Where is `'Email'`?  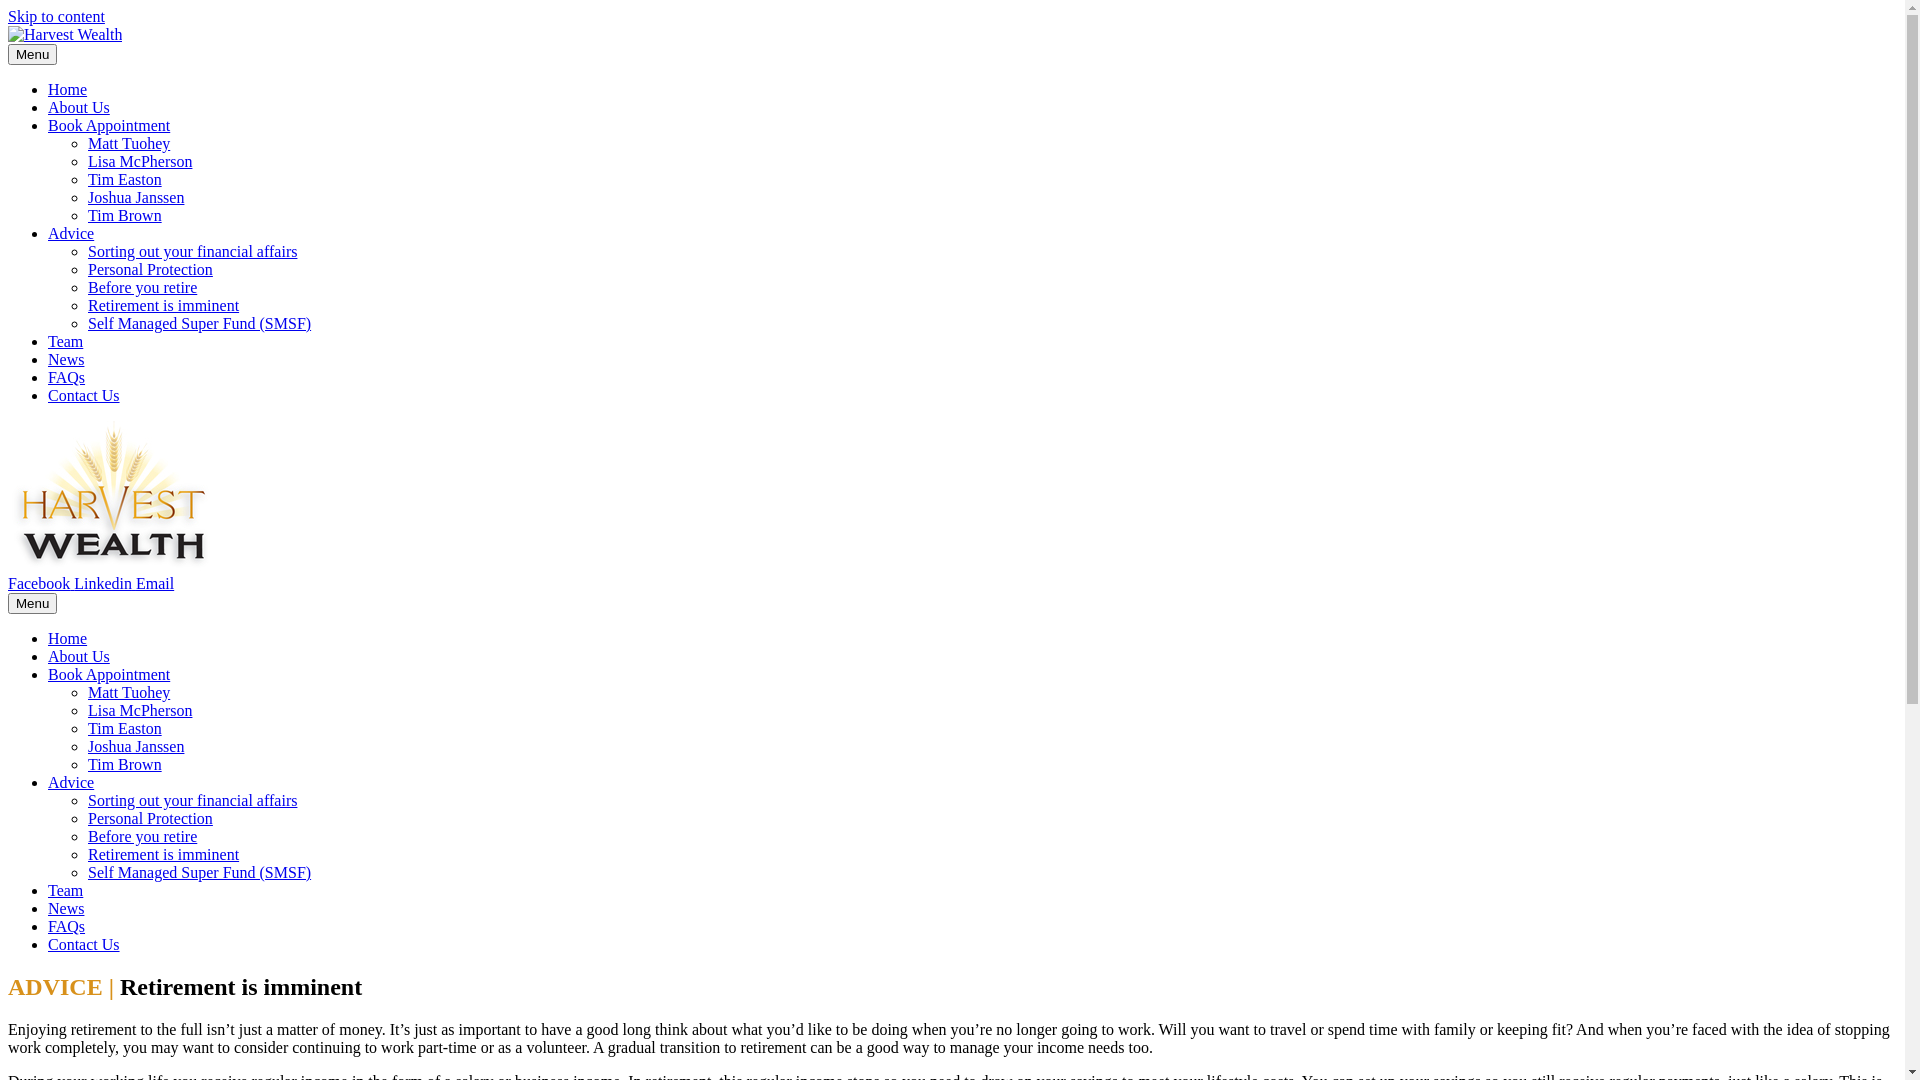 'Email' is located at coordinates (153, 583).